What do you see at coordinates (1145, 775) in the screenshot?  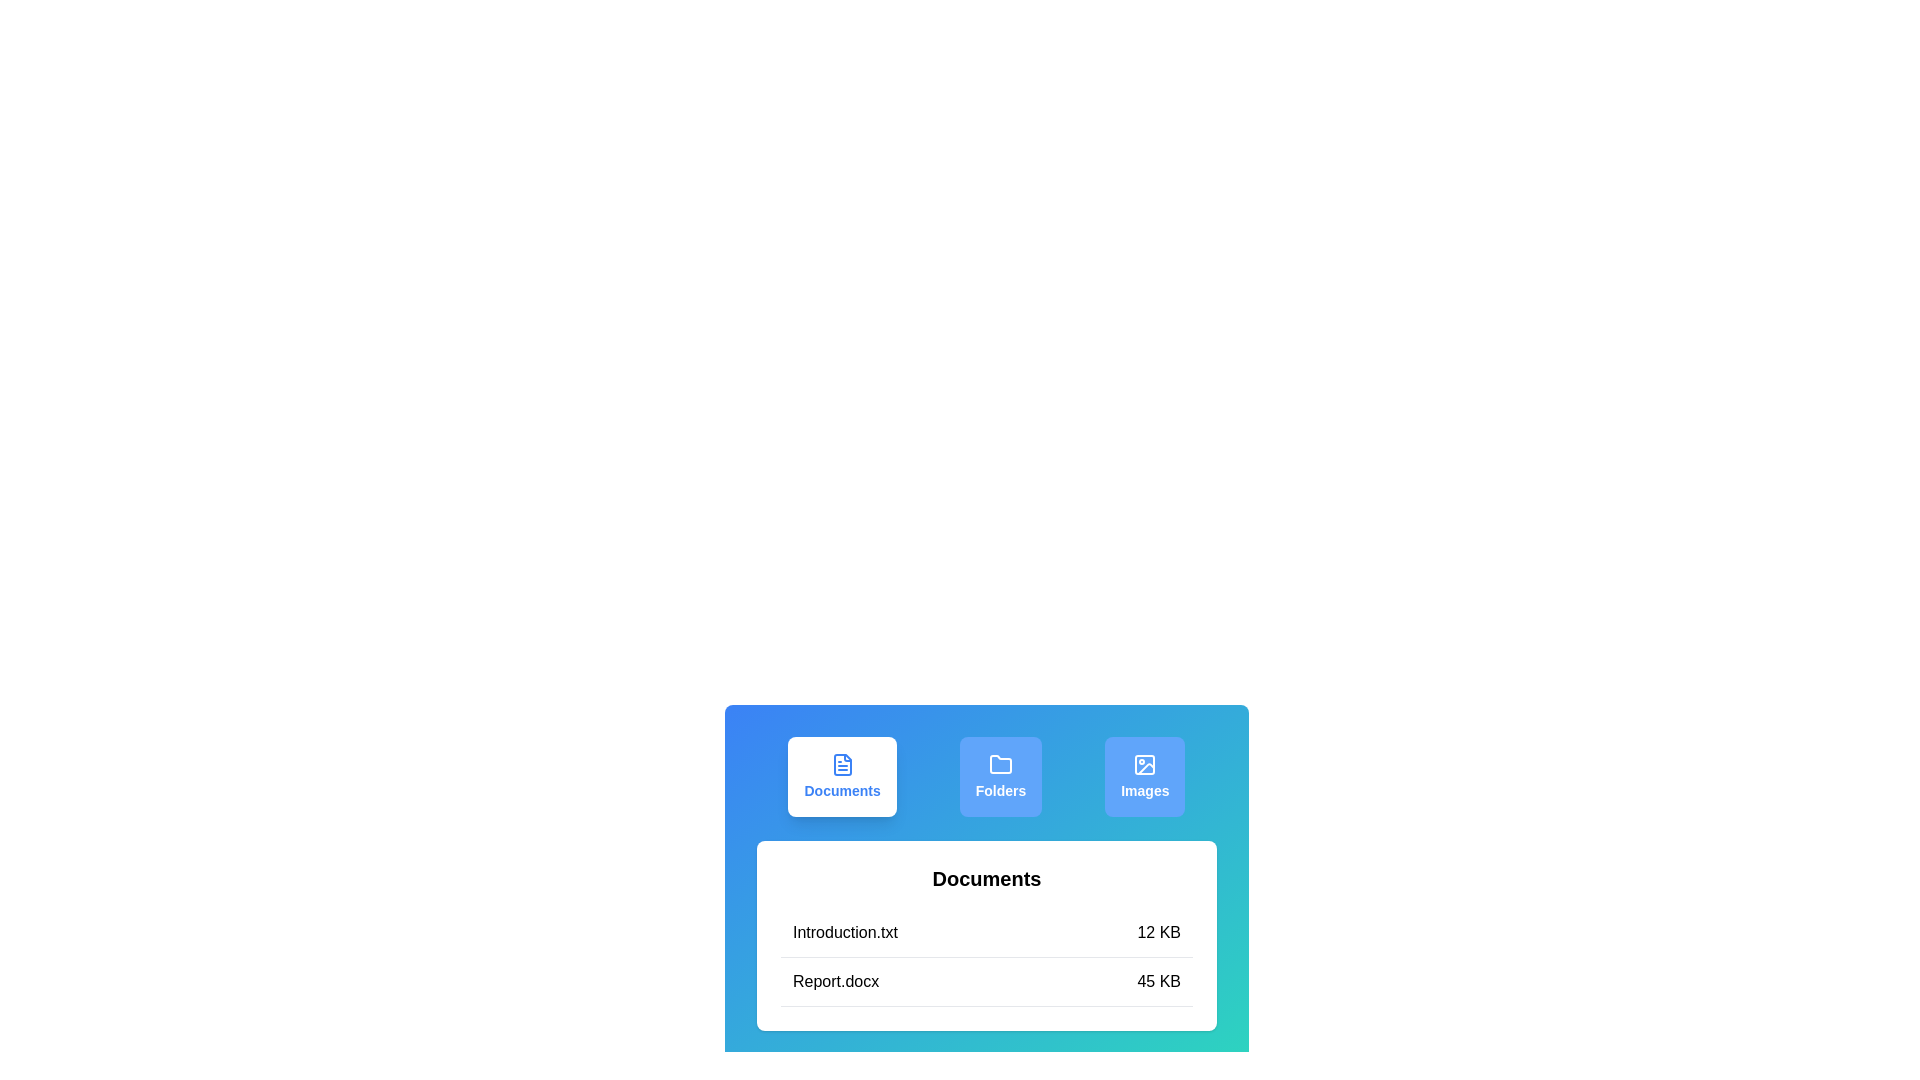 I see `the 'Images' button` at bounding box center [1145, 775].